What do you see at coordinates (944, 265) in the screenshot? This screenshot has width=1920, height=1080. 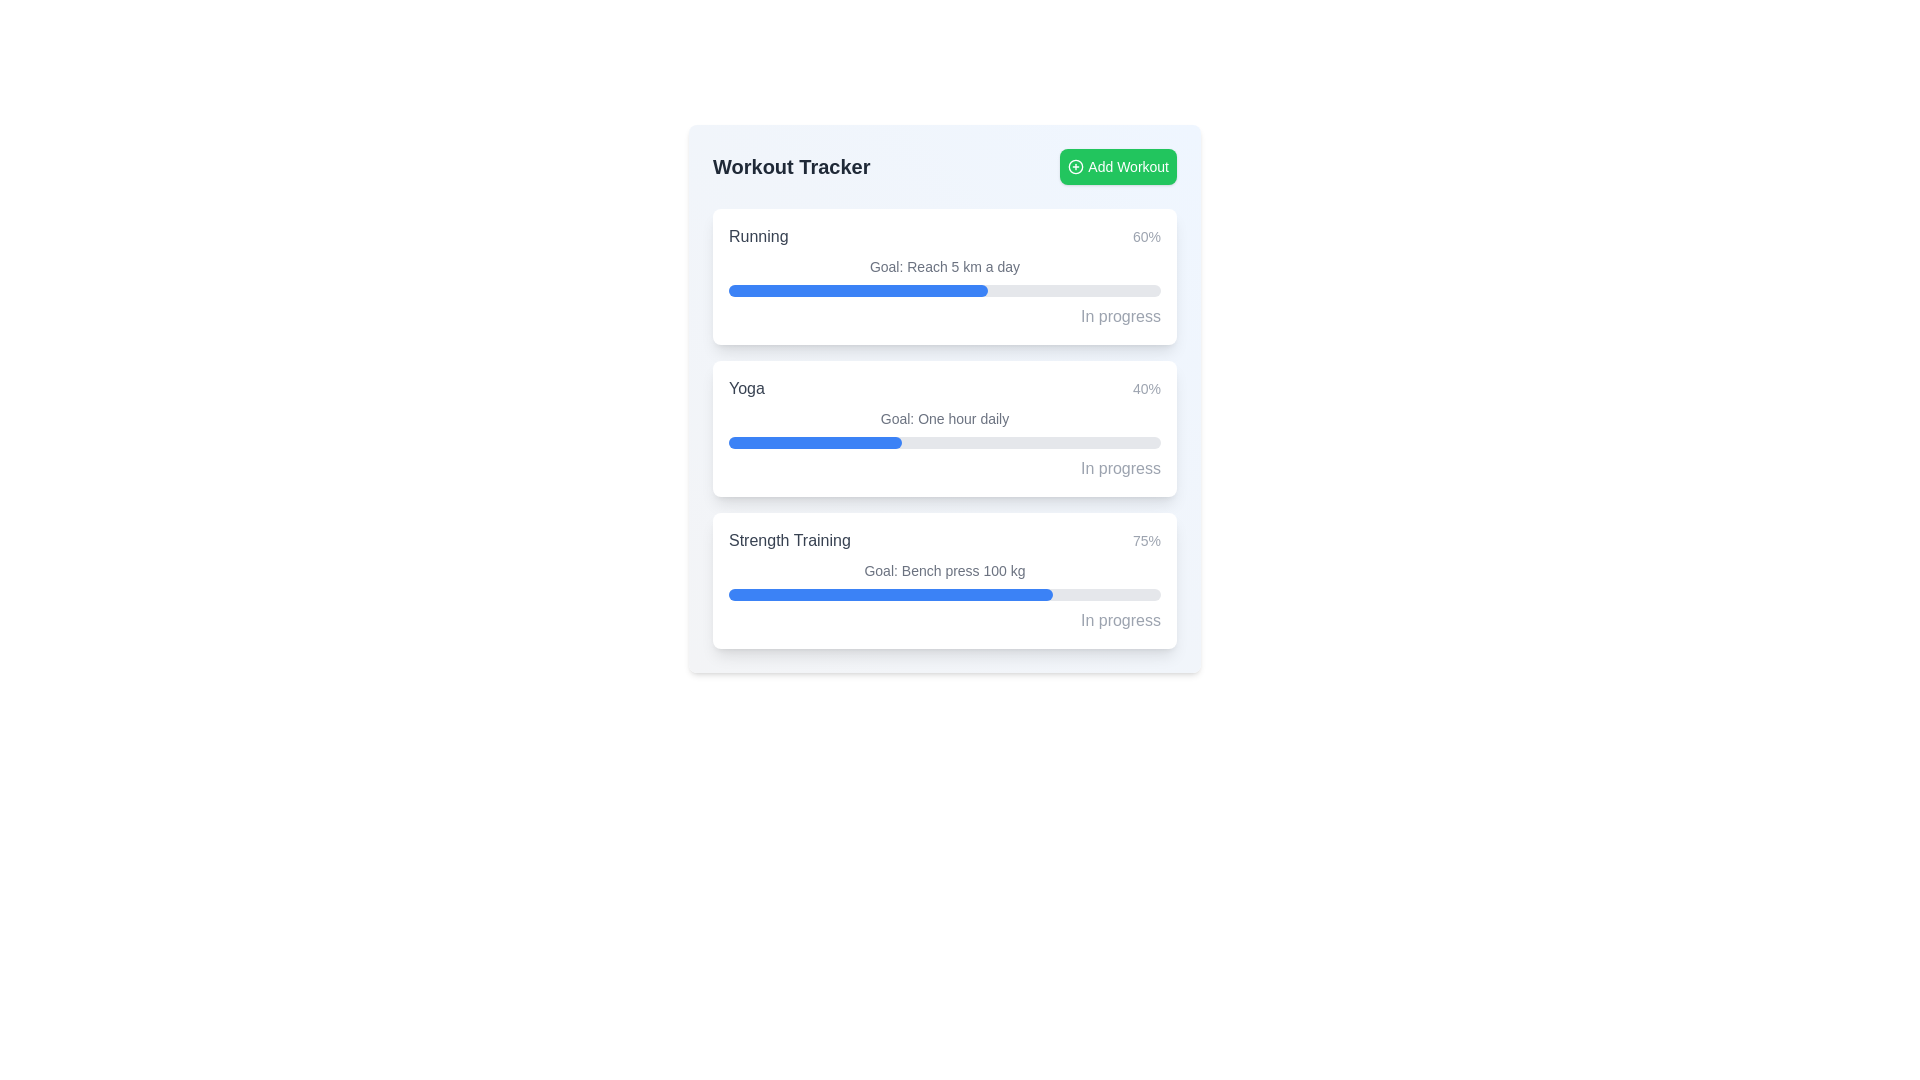 I see `the text label that displays 'Goal: Reach 5 km a day' located within the 'Running' activity card layout` at bounding box center [944, 265].